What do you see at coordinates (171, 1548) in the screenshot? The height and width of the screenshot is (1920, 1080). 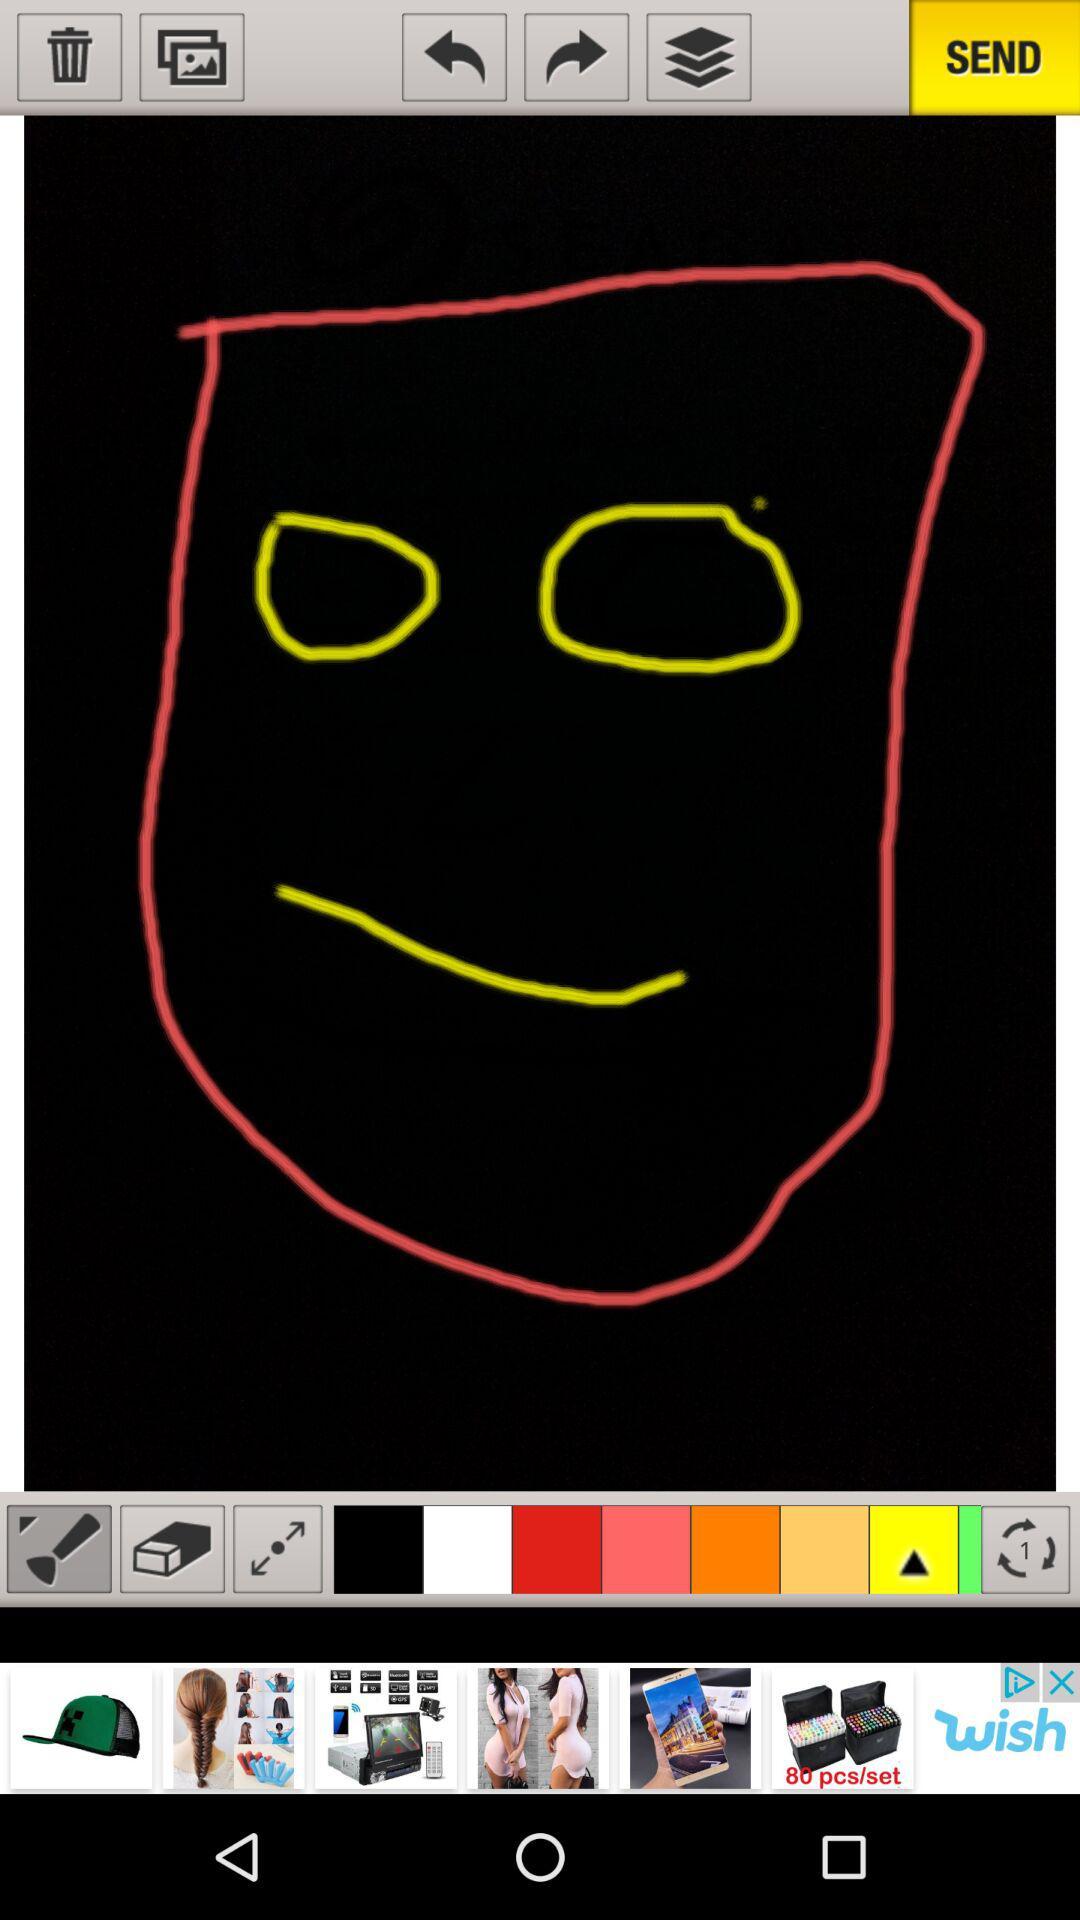 I see `eraser` at bounding box center [171, 1548].